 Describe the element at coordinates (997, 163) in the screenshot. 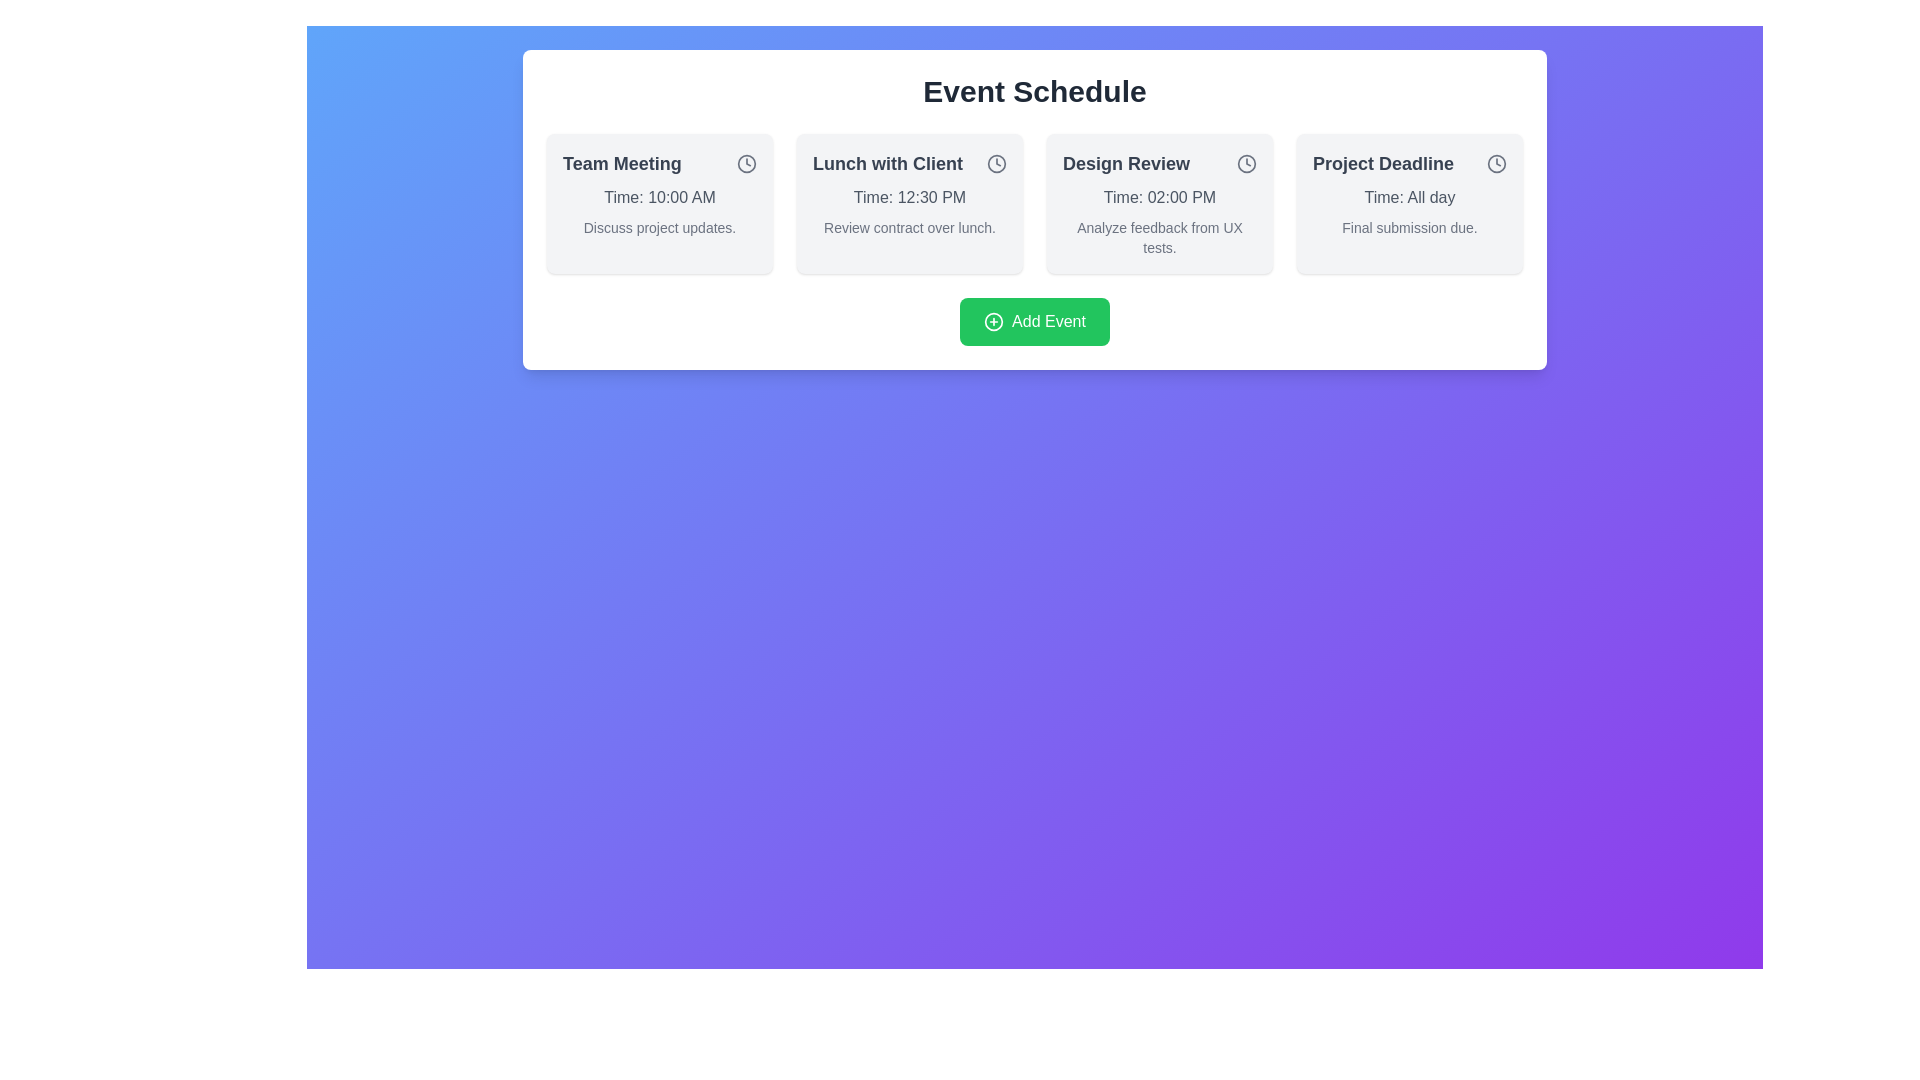

I see `the time-related icon located within the 'Lunch with Client' card, positioned to the right of the title text` at that location.